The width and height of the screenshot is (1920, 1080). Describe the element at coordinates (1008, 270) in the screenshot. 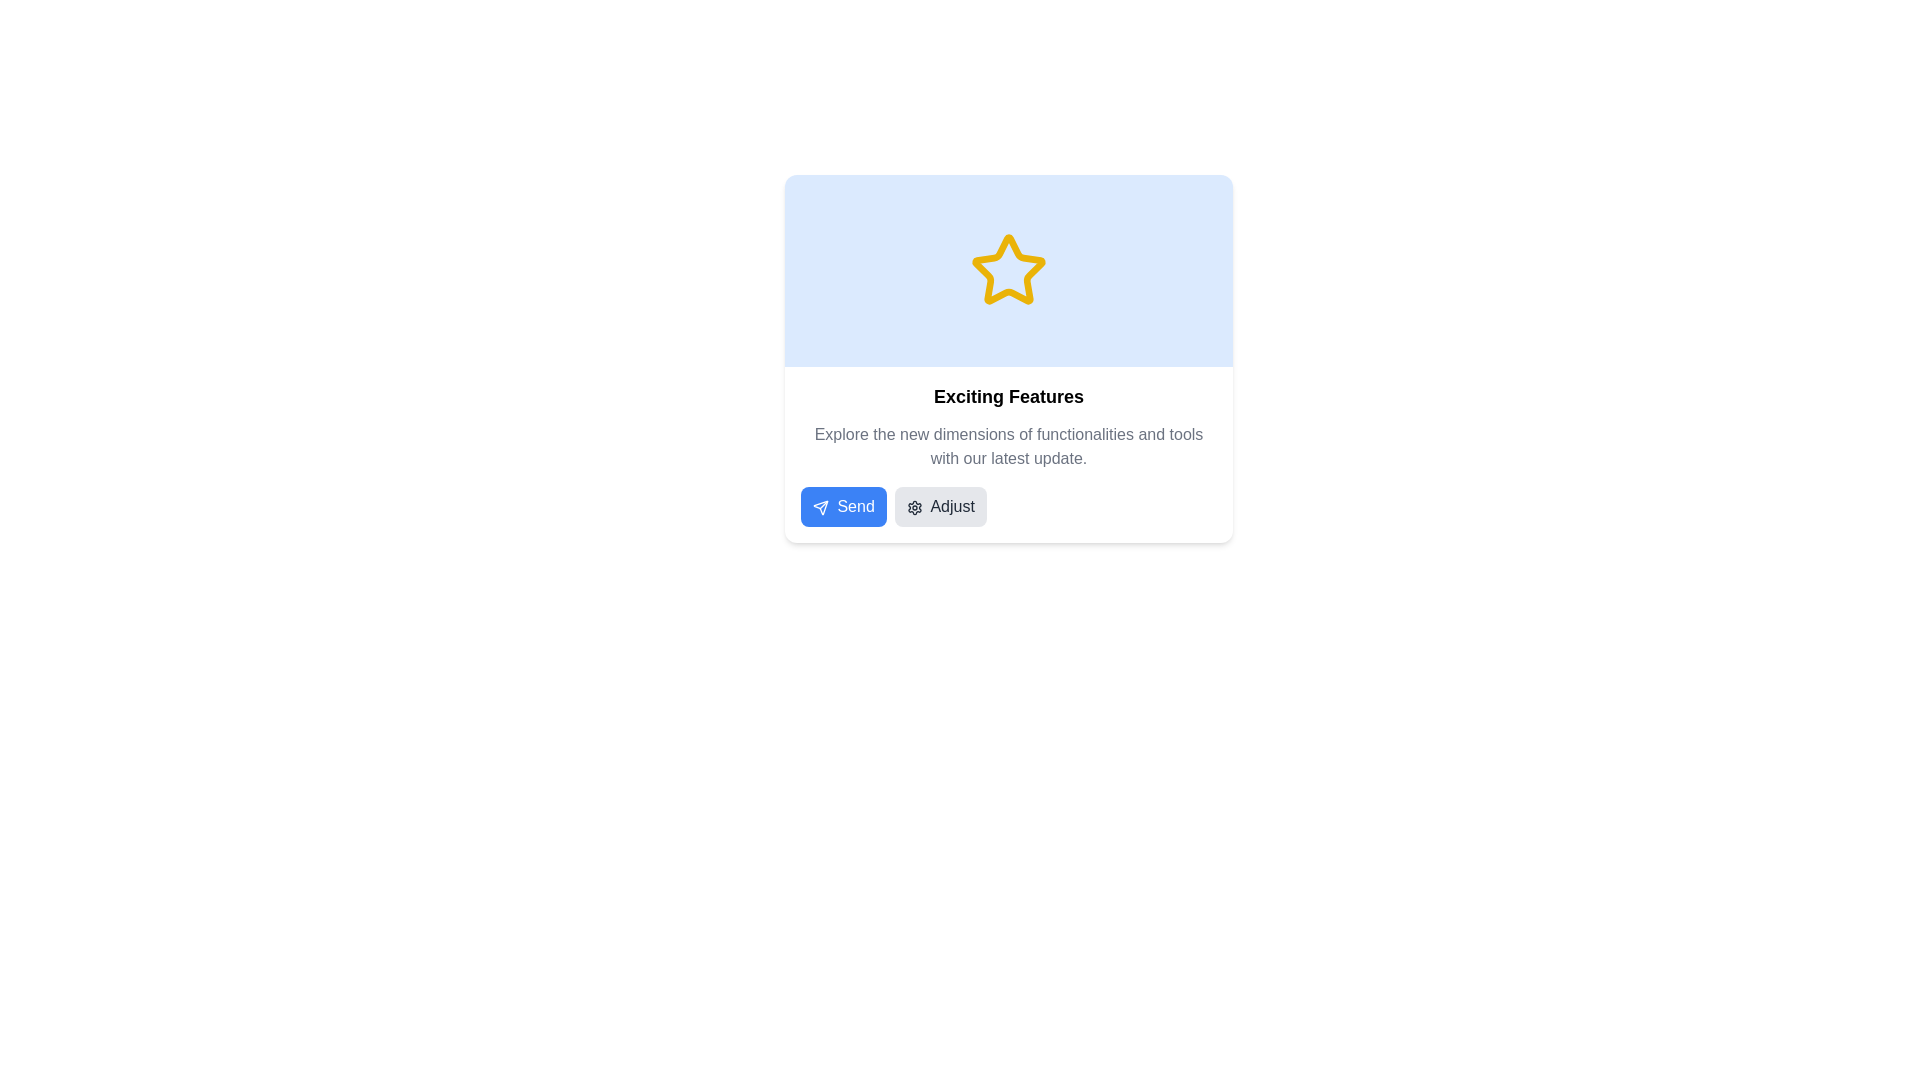

I see `the decorative star icon located centrally within the blue square section at the top of the card, which may indicate a featured item` at that location.